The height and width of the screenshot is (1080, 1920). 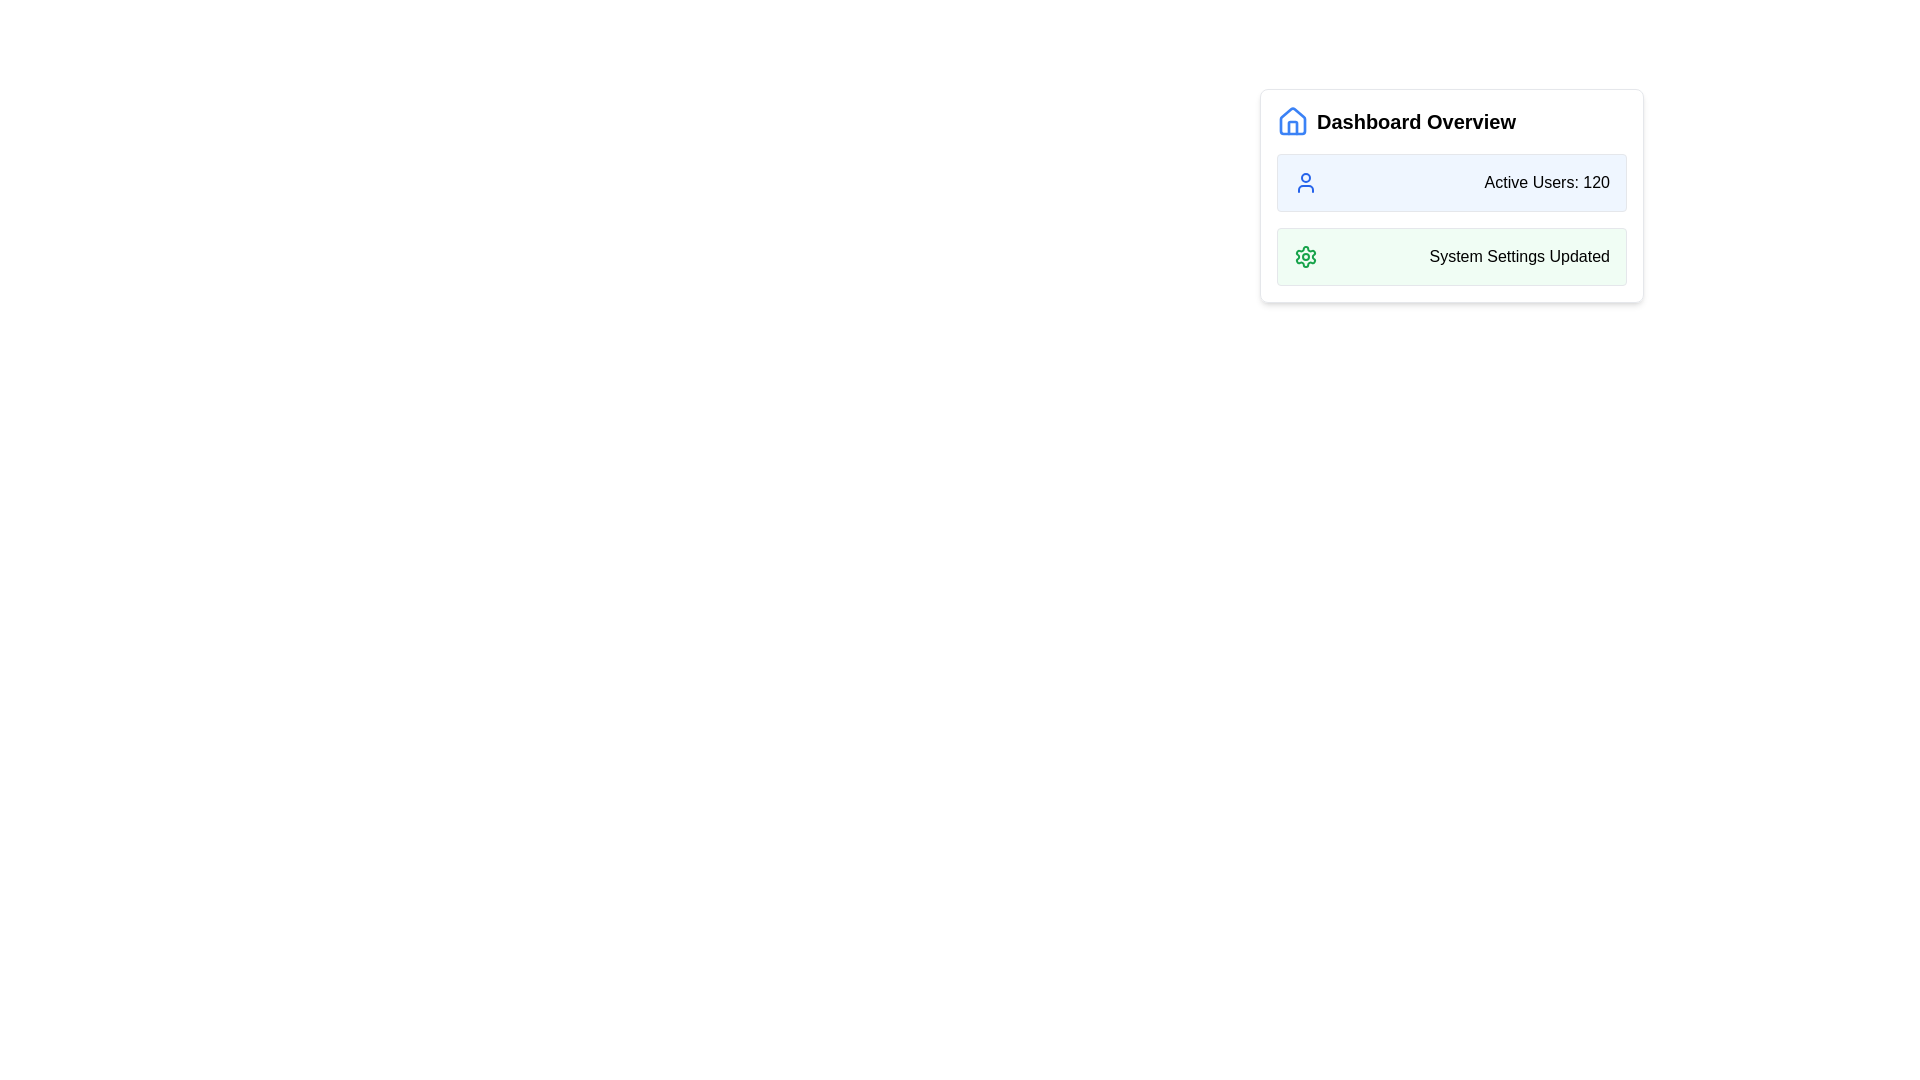 What do you see at coordinates (1292, 127) in the screenshot?
I see `the decorative SVG component of the house icon located in the top-left section of the 'Dashboard Overview' card` at bounding box center [1292, 127].